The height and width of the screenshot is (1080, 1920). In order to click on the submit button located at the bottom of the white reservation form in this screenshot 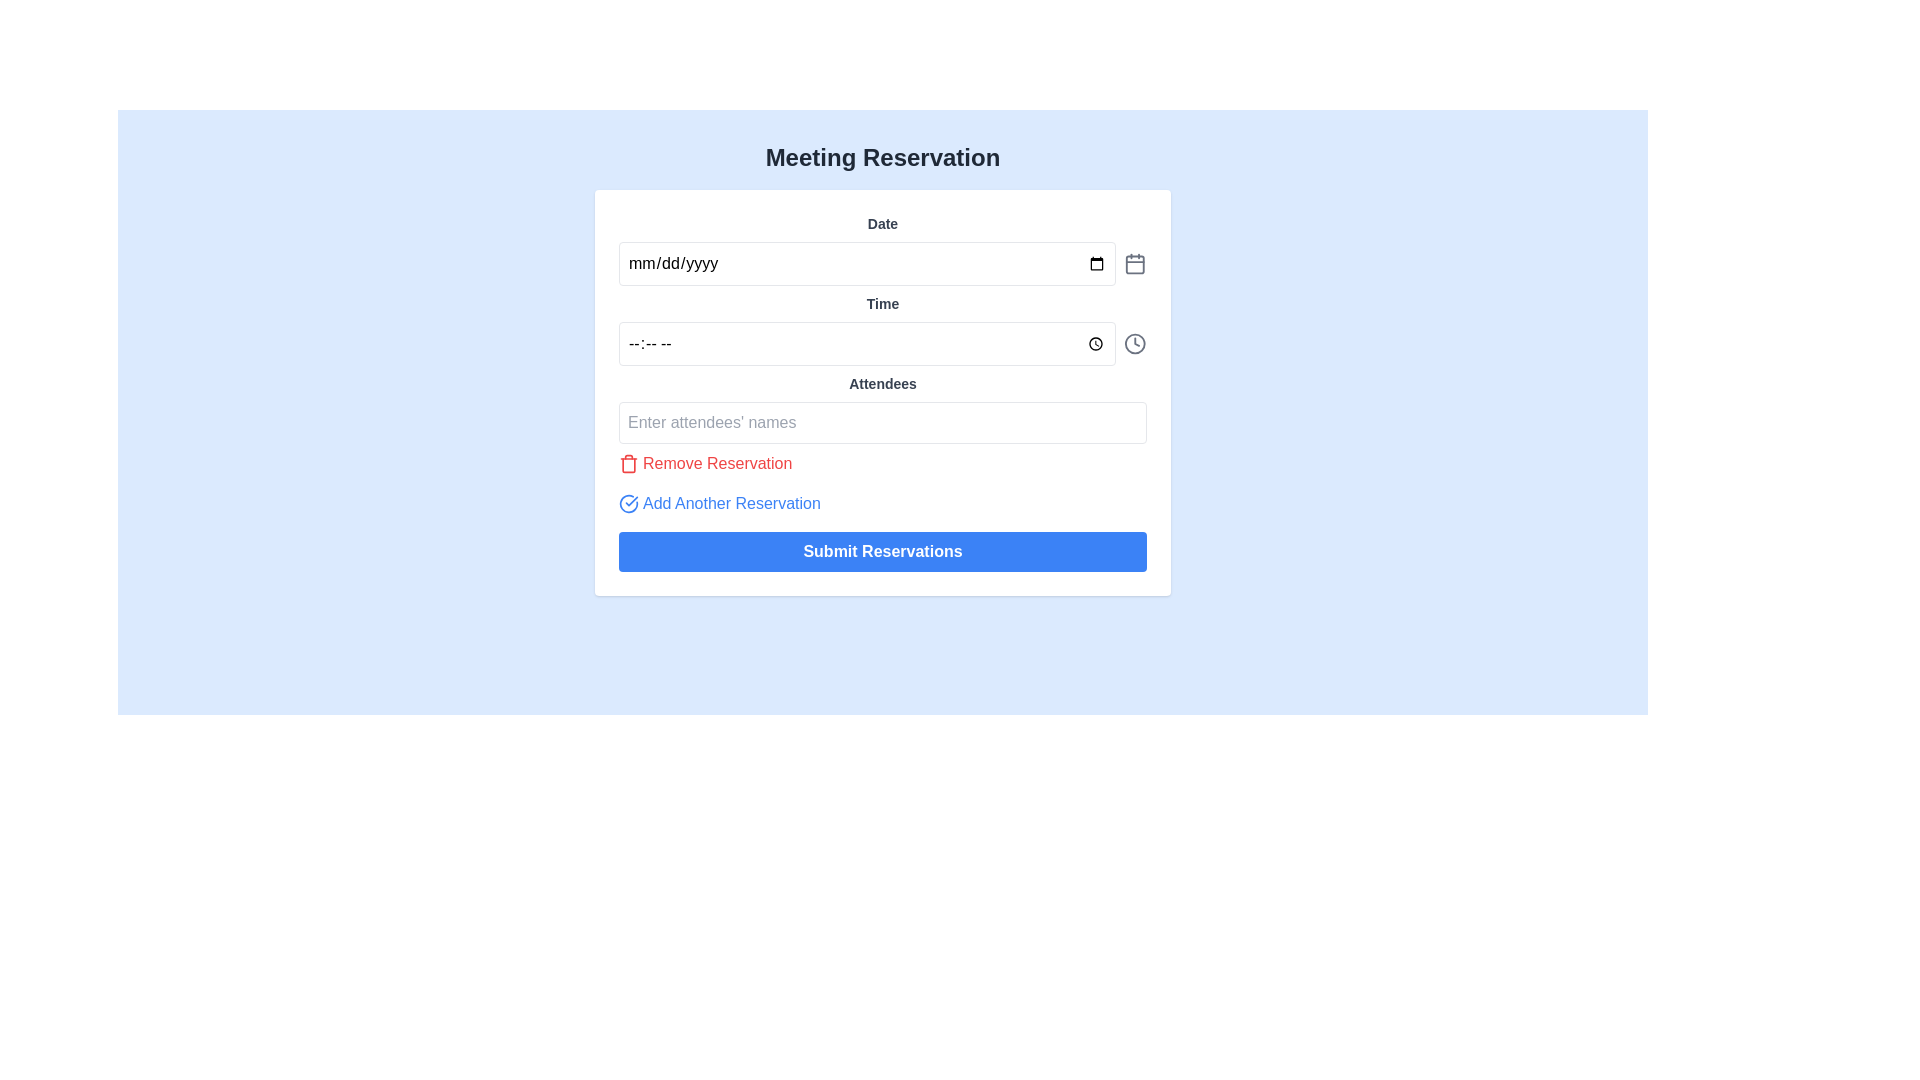, I will do `click(882, 551)`.